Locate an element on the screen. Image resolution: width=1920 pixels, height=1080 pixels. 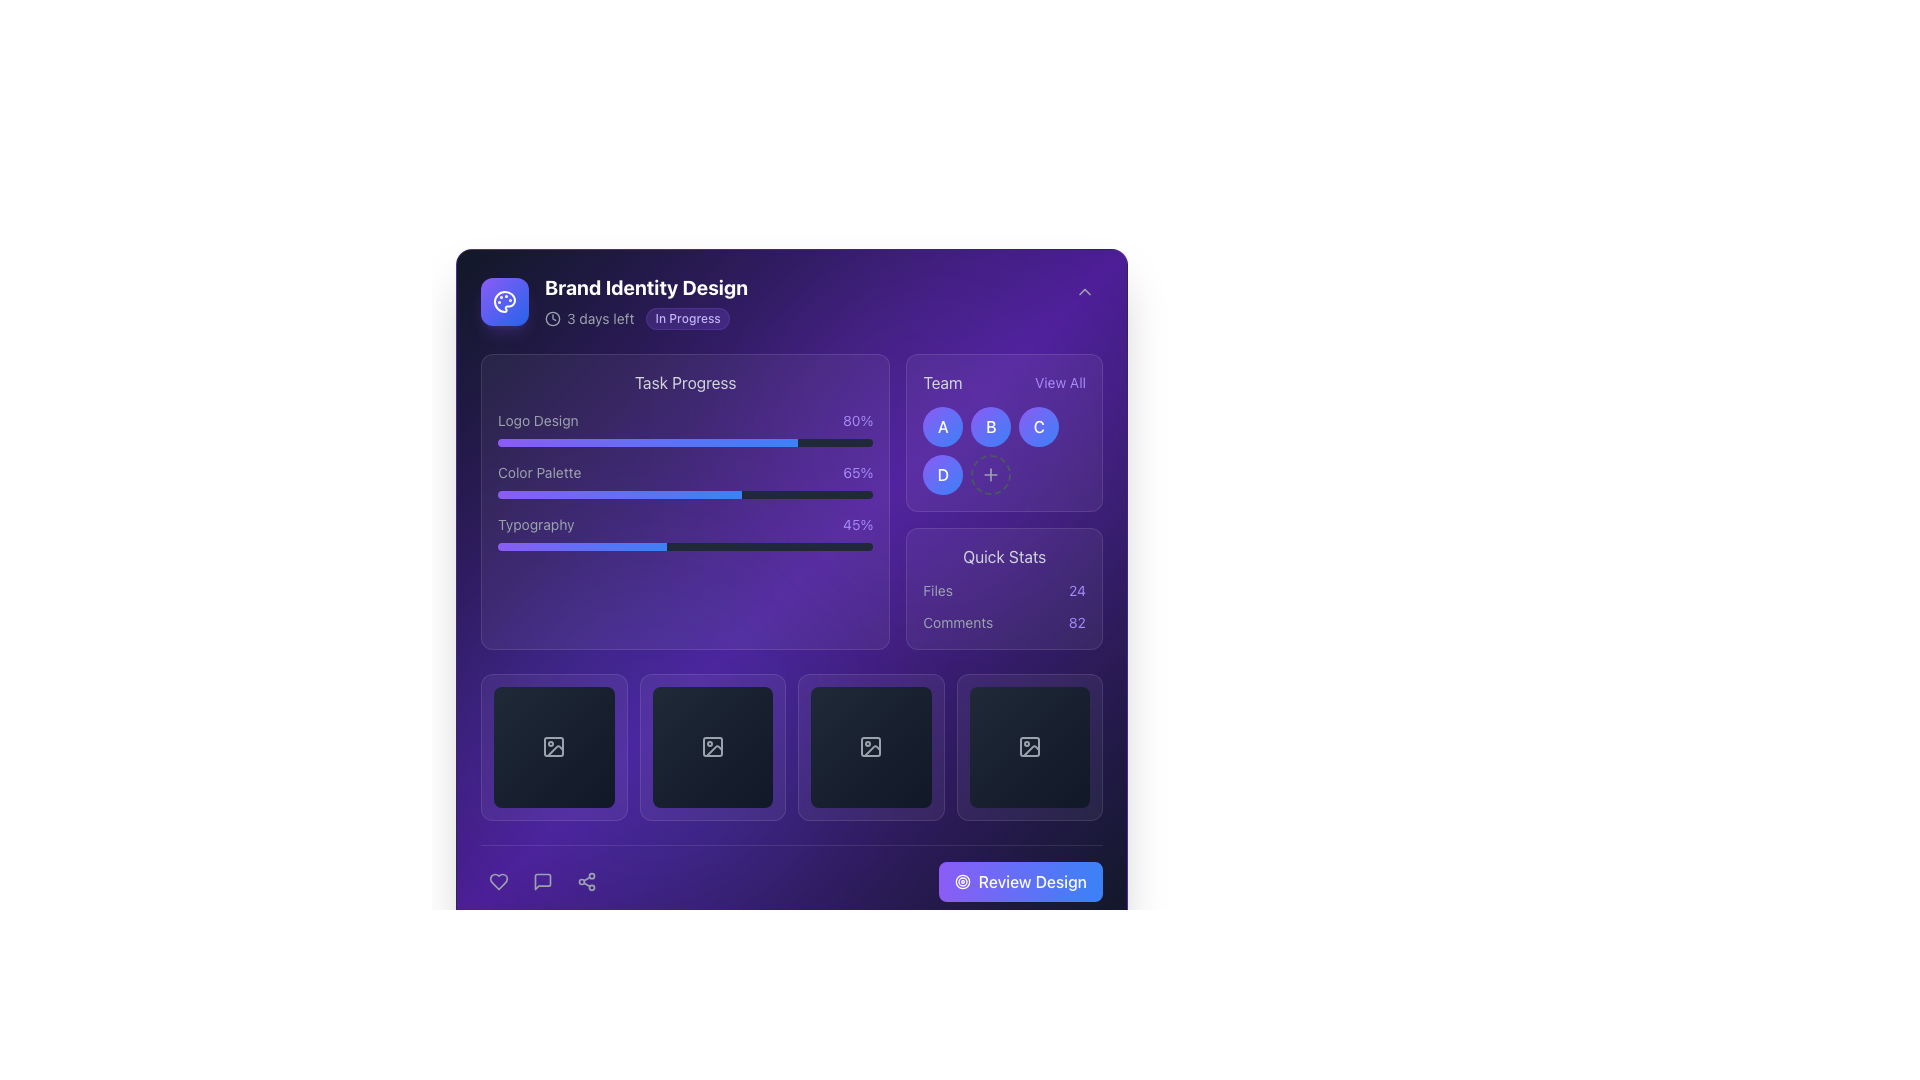
the small circular icon with a cross symbol inside located in the third column of the 'Team' section is located at coordinates (991, 474).